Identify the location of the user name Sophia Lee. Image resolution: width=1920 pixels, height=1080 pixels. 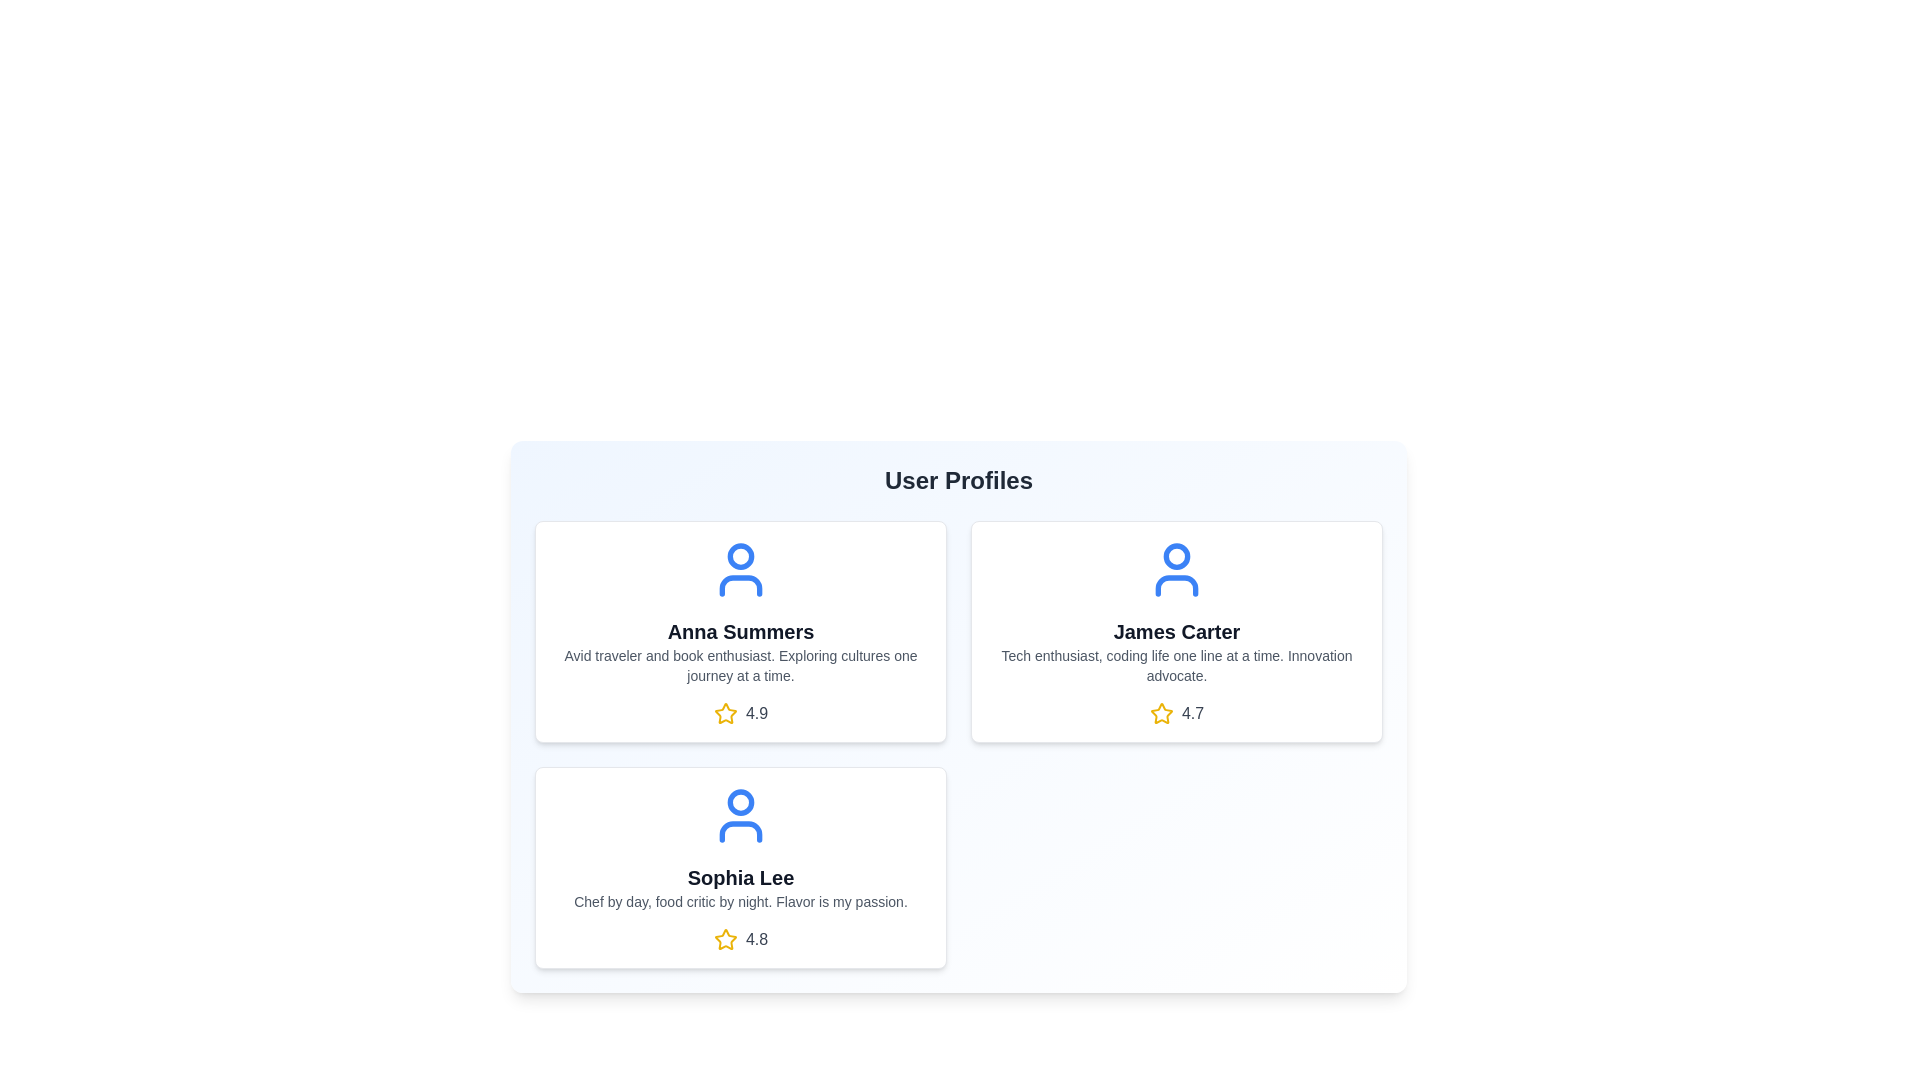
(739, 877).